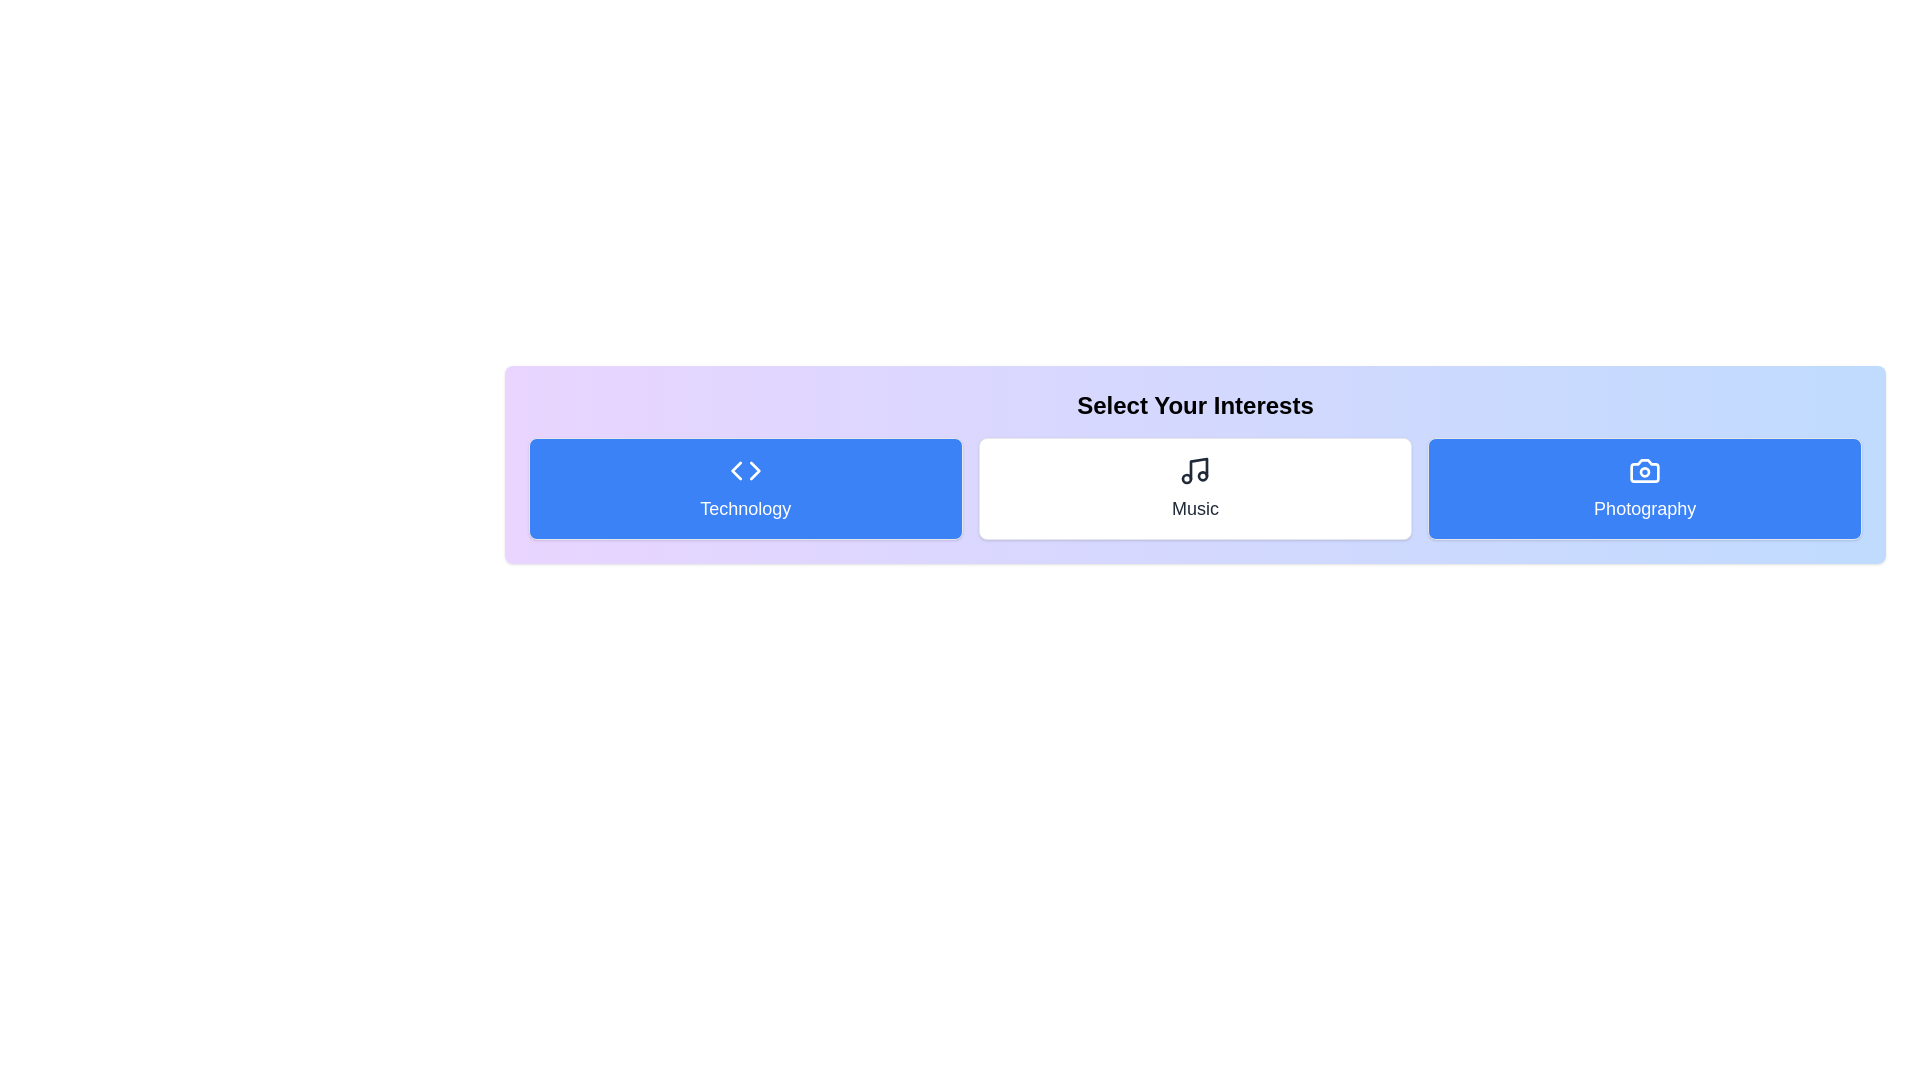  I want to click on the category button corresponding to Music, so click(1195, 489).